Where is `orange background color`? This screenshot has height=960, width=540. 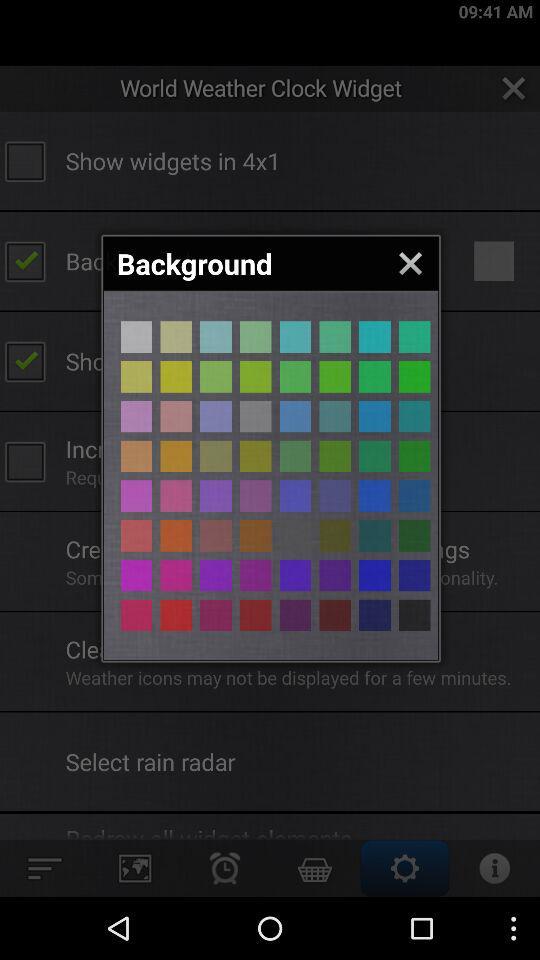
orange background color is located at coordinates (176, 456).